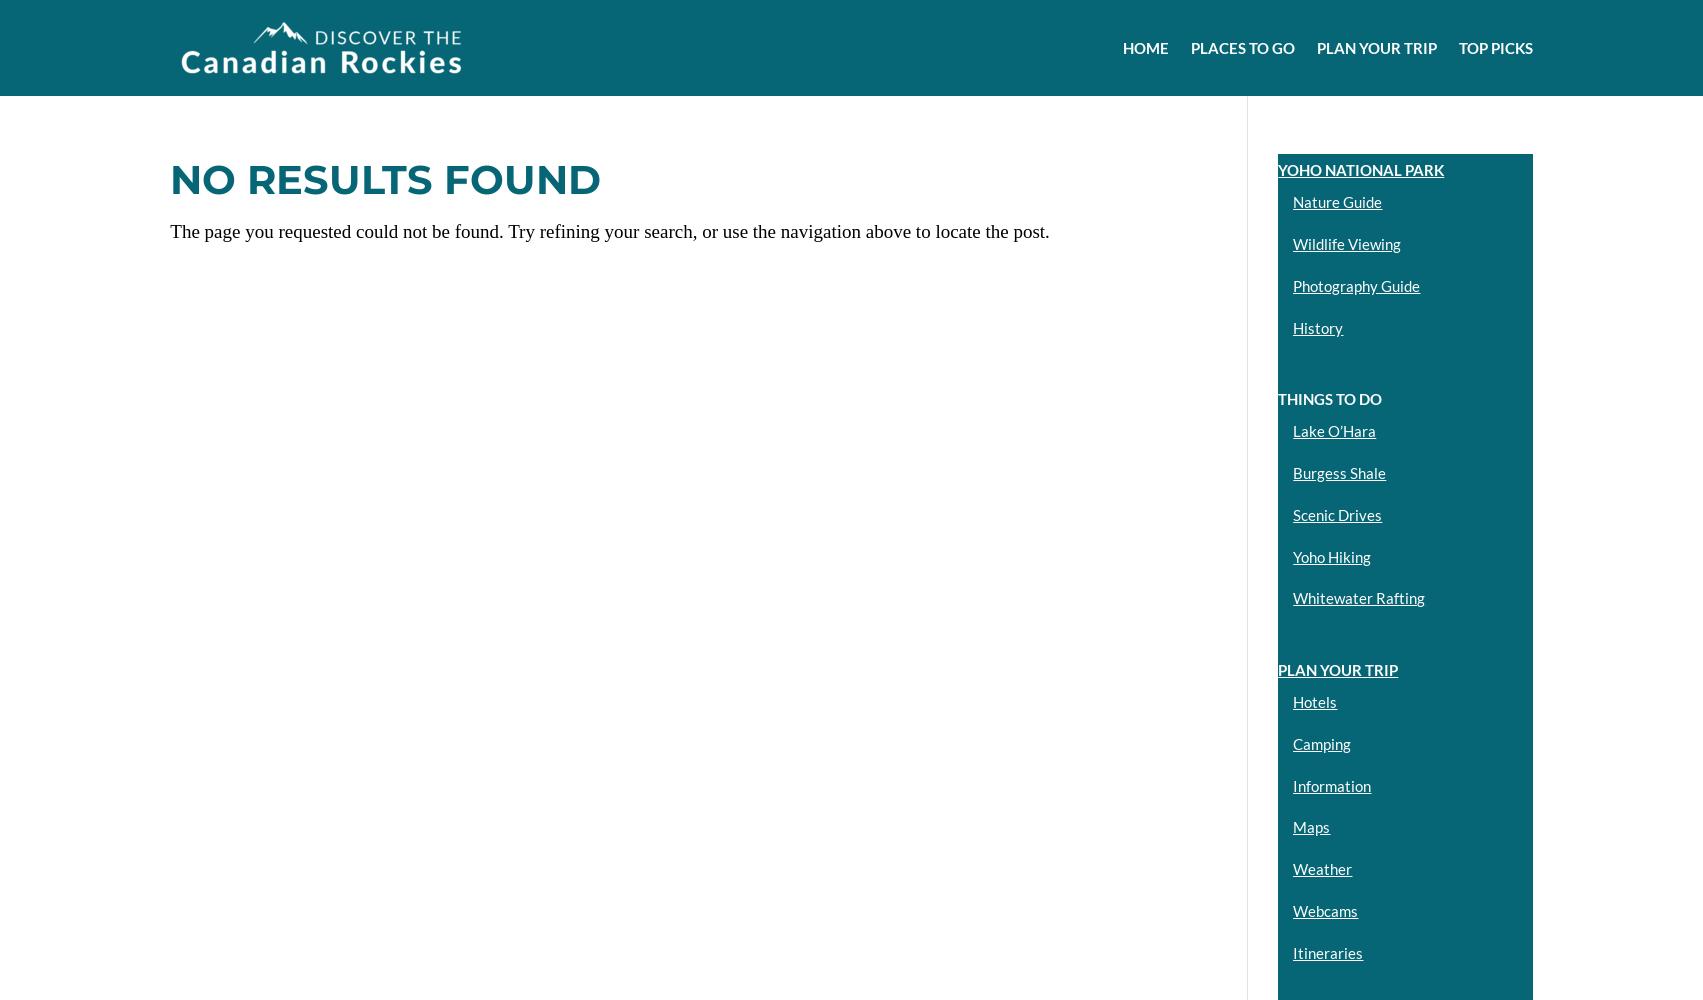 This screenshot has width=1703, height=1000. I want to click on 'Information', so click(1330, 785).